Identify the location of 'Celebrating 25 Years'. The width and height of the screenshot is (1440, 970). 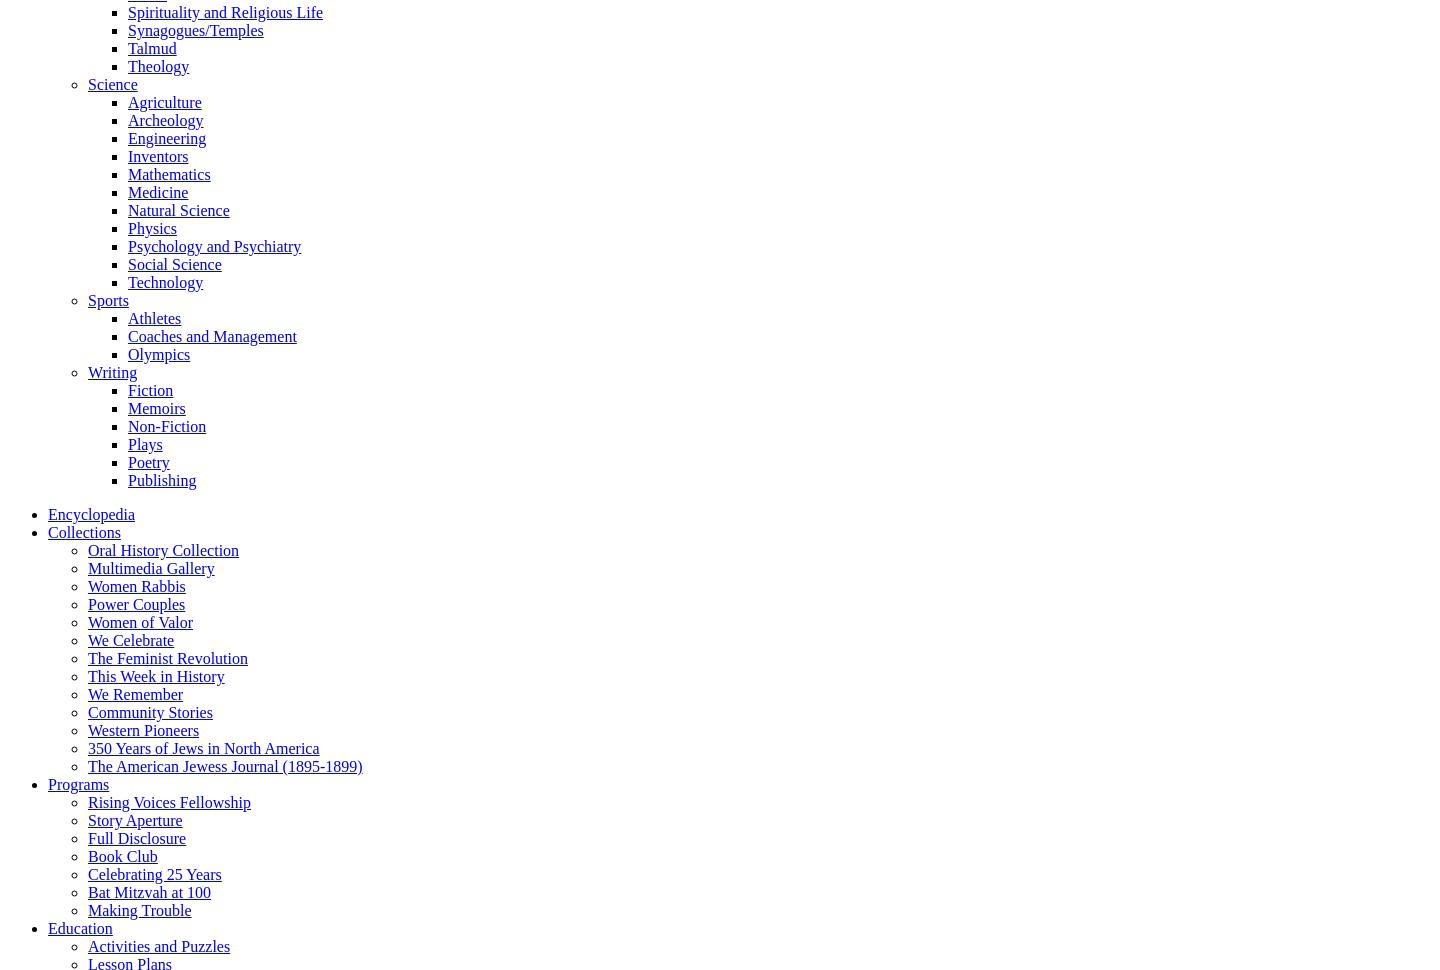
(153, 873).